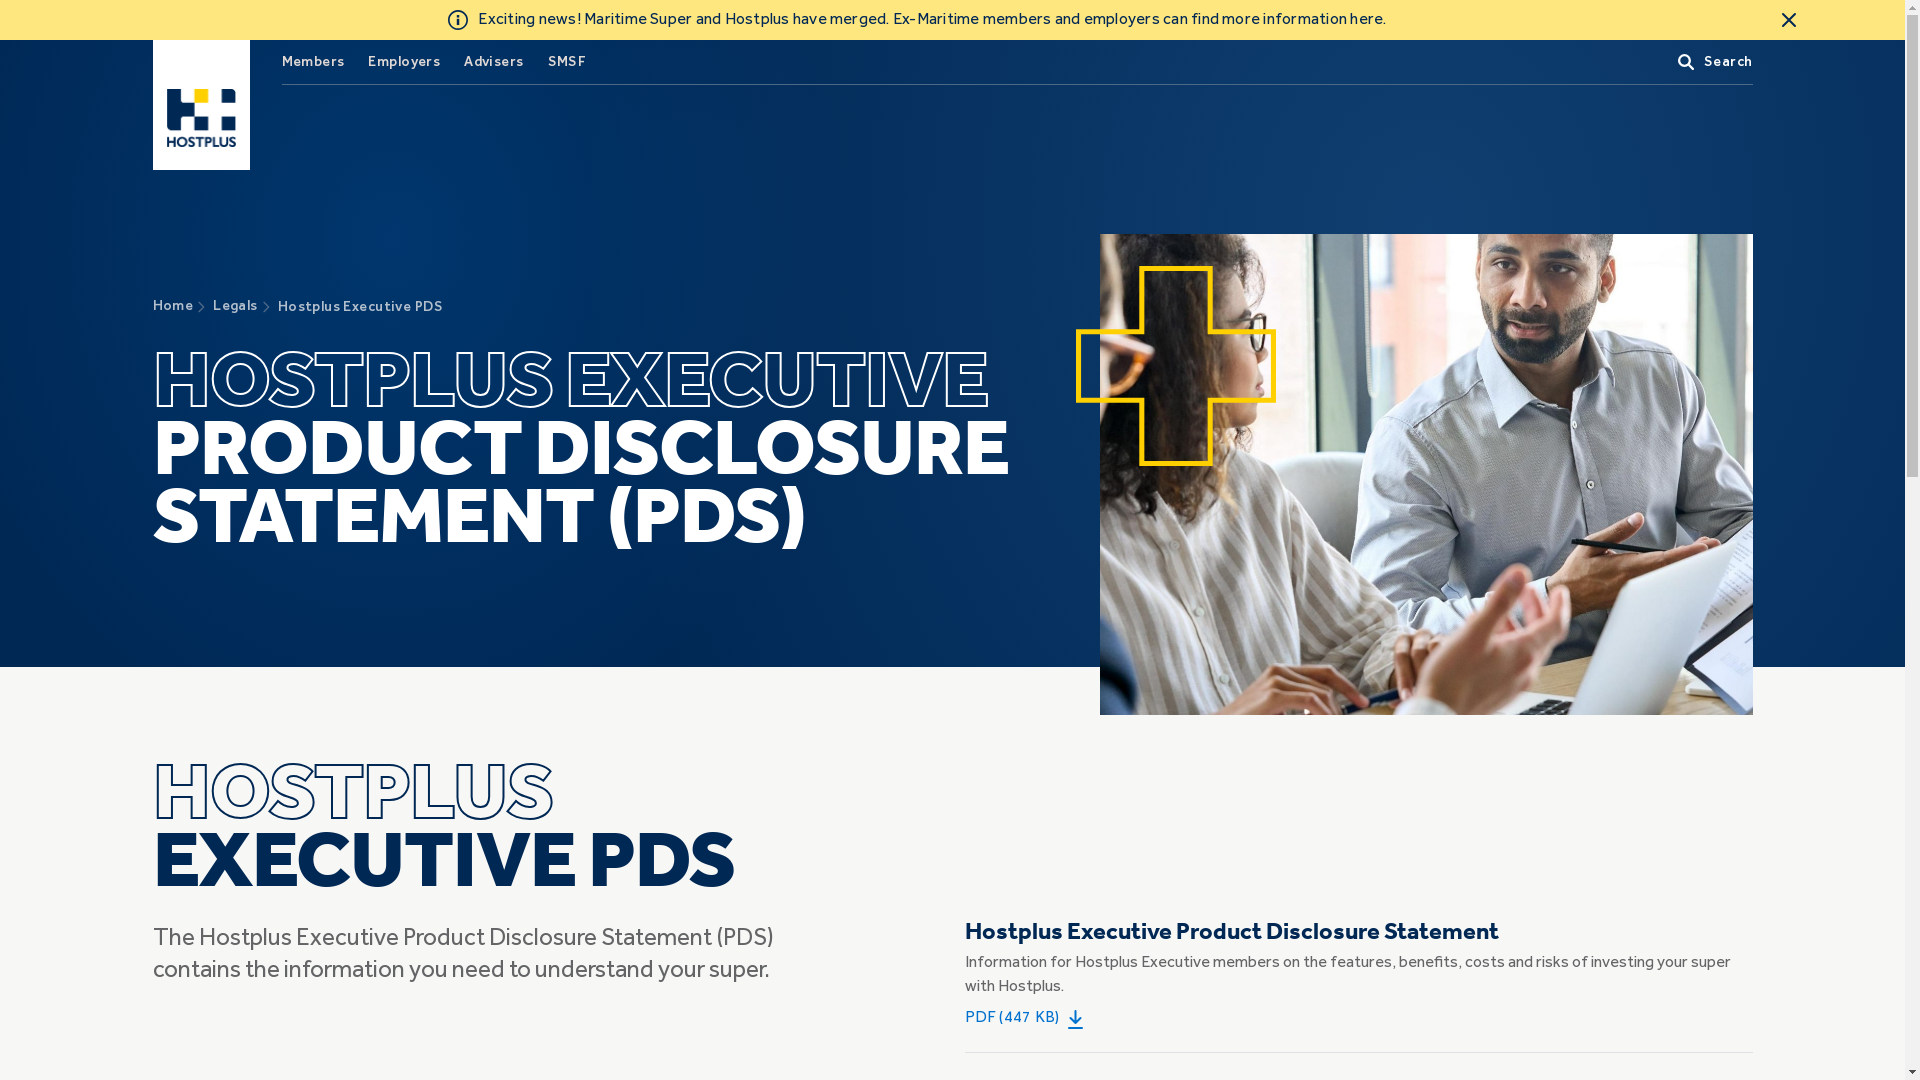  I want to click on 'Members', so click(312, 60).